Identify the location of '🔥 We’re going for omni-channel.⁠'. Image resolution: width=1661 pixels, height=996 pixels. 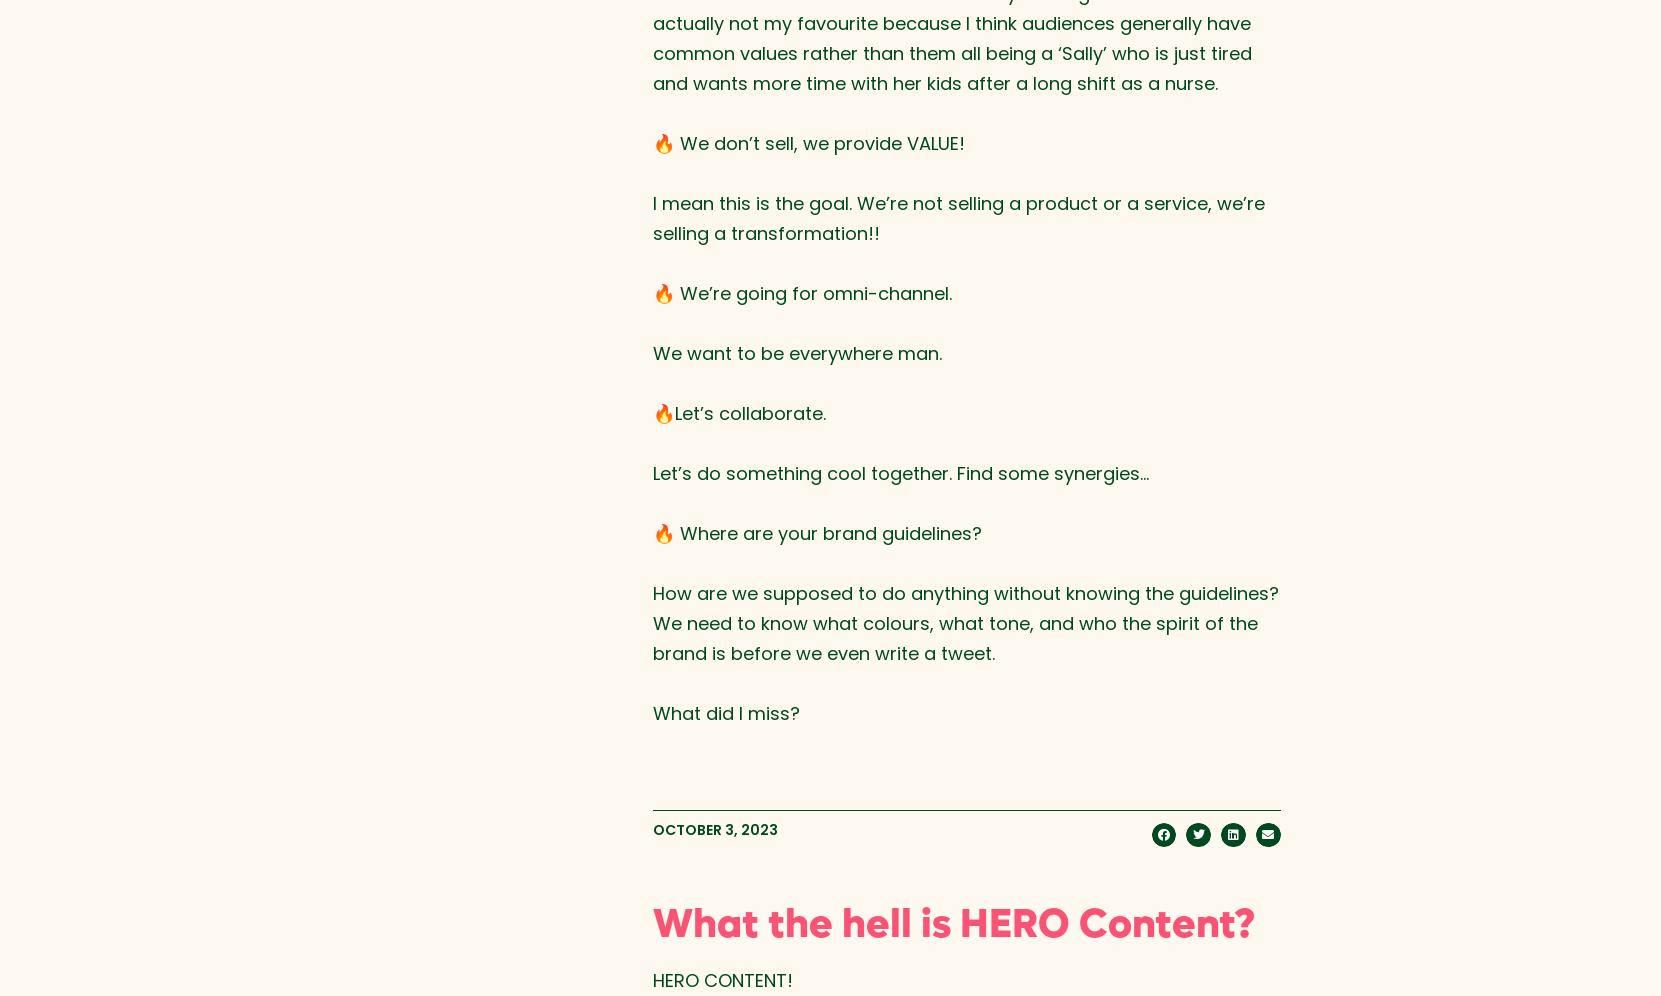
(800, 291).